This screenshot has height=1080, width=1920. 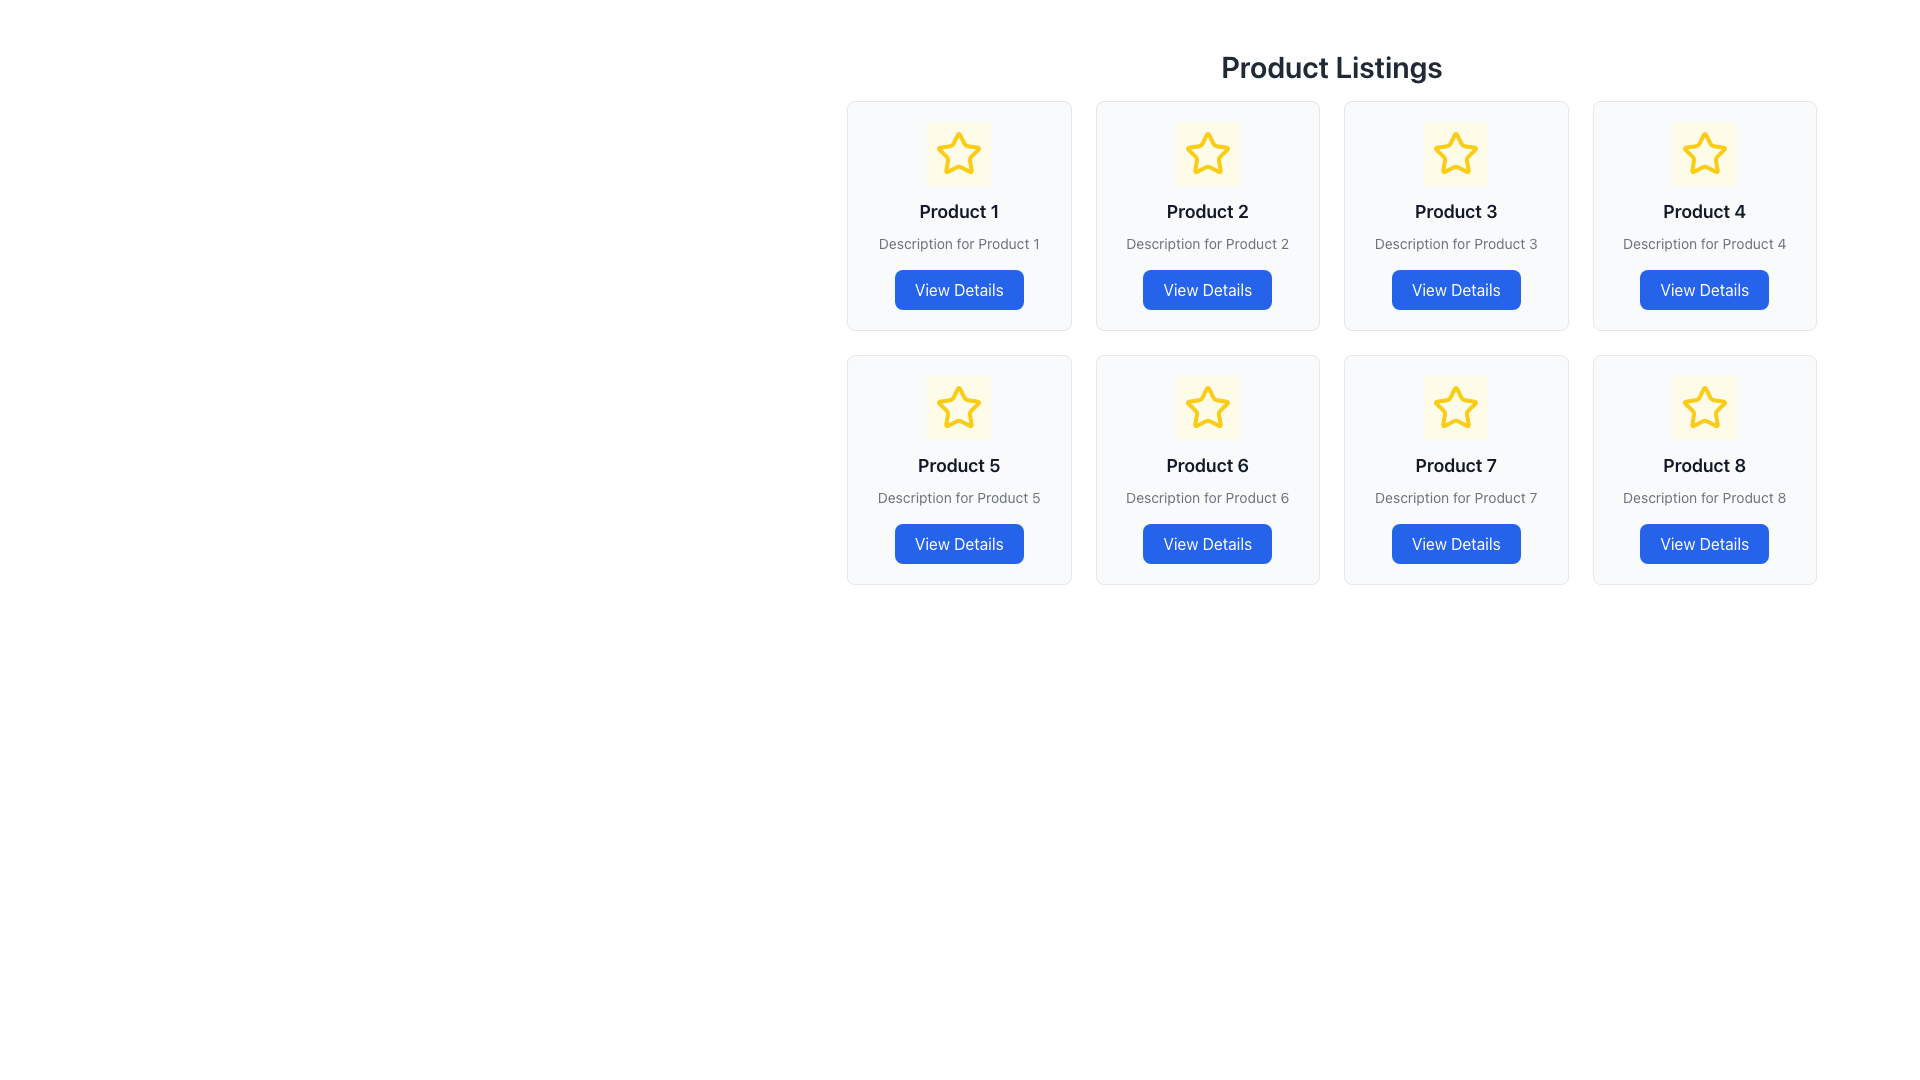 I want to click on the decorative icon located in the second column of the first row of the grid layout, positioned above the text 'Product 2' and 'Description for Product 2', so click(x=1206, y=153).